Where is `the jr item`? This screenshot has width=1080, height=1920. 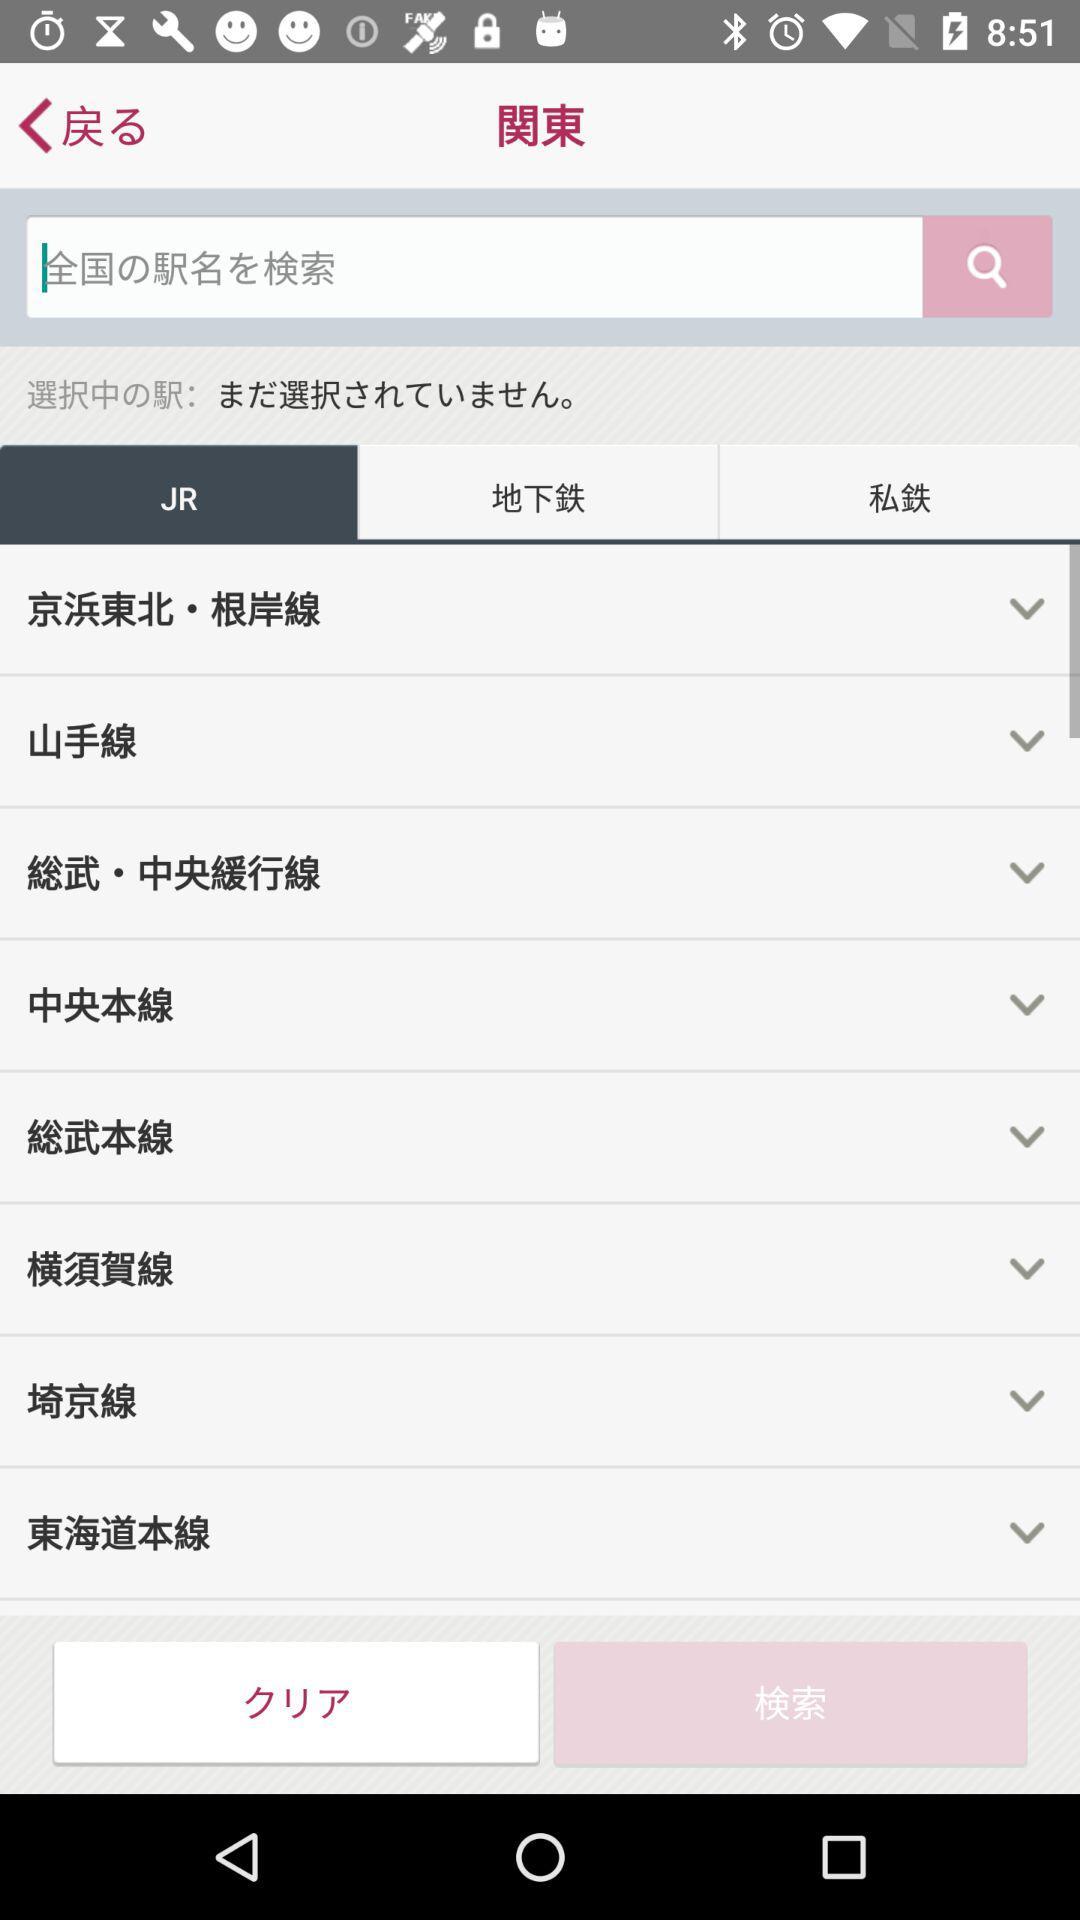 the jr item is located at coordinates (180, 494).